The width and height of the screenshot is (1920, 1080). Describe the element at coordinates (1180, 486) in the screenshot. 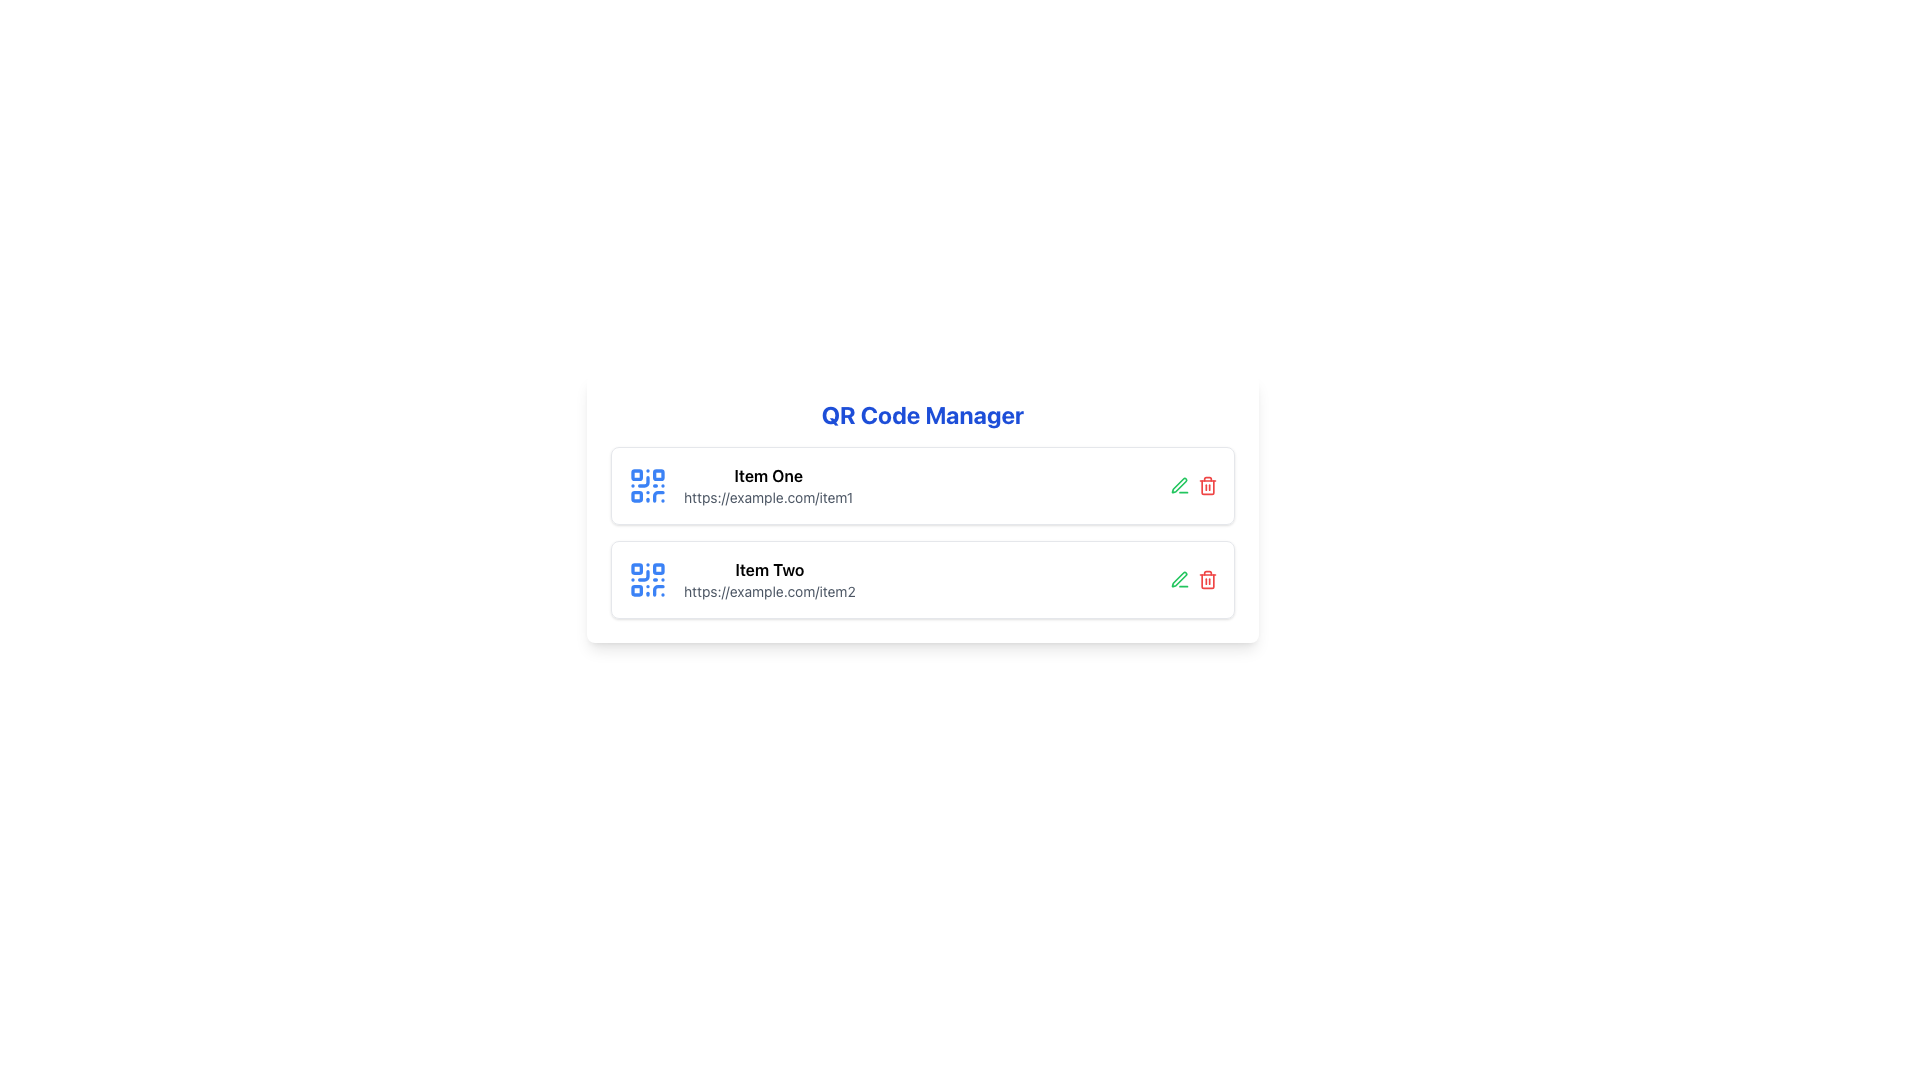

I see `the edit button, which is the second icon in the second row of a two-row list` at that location.